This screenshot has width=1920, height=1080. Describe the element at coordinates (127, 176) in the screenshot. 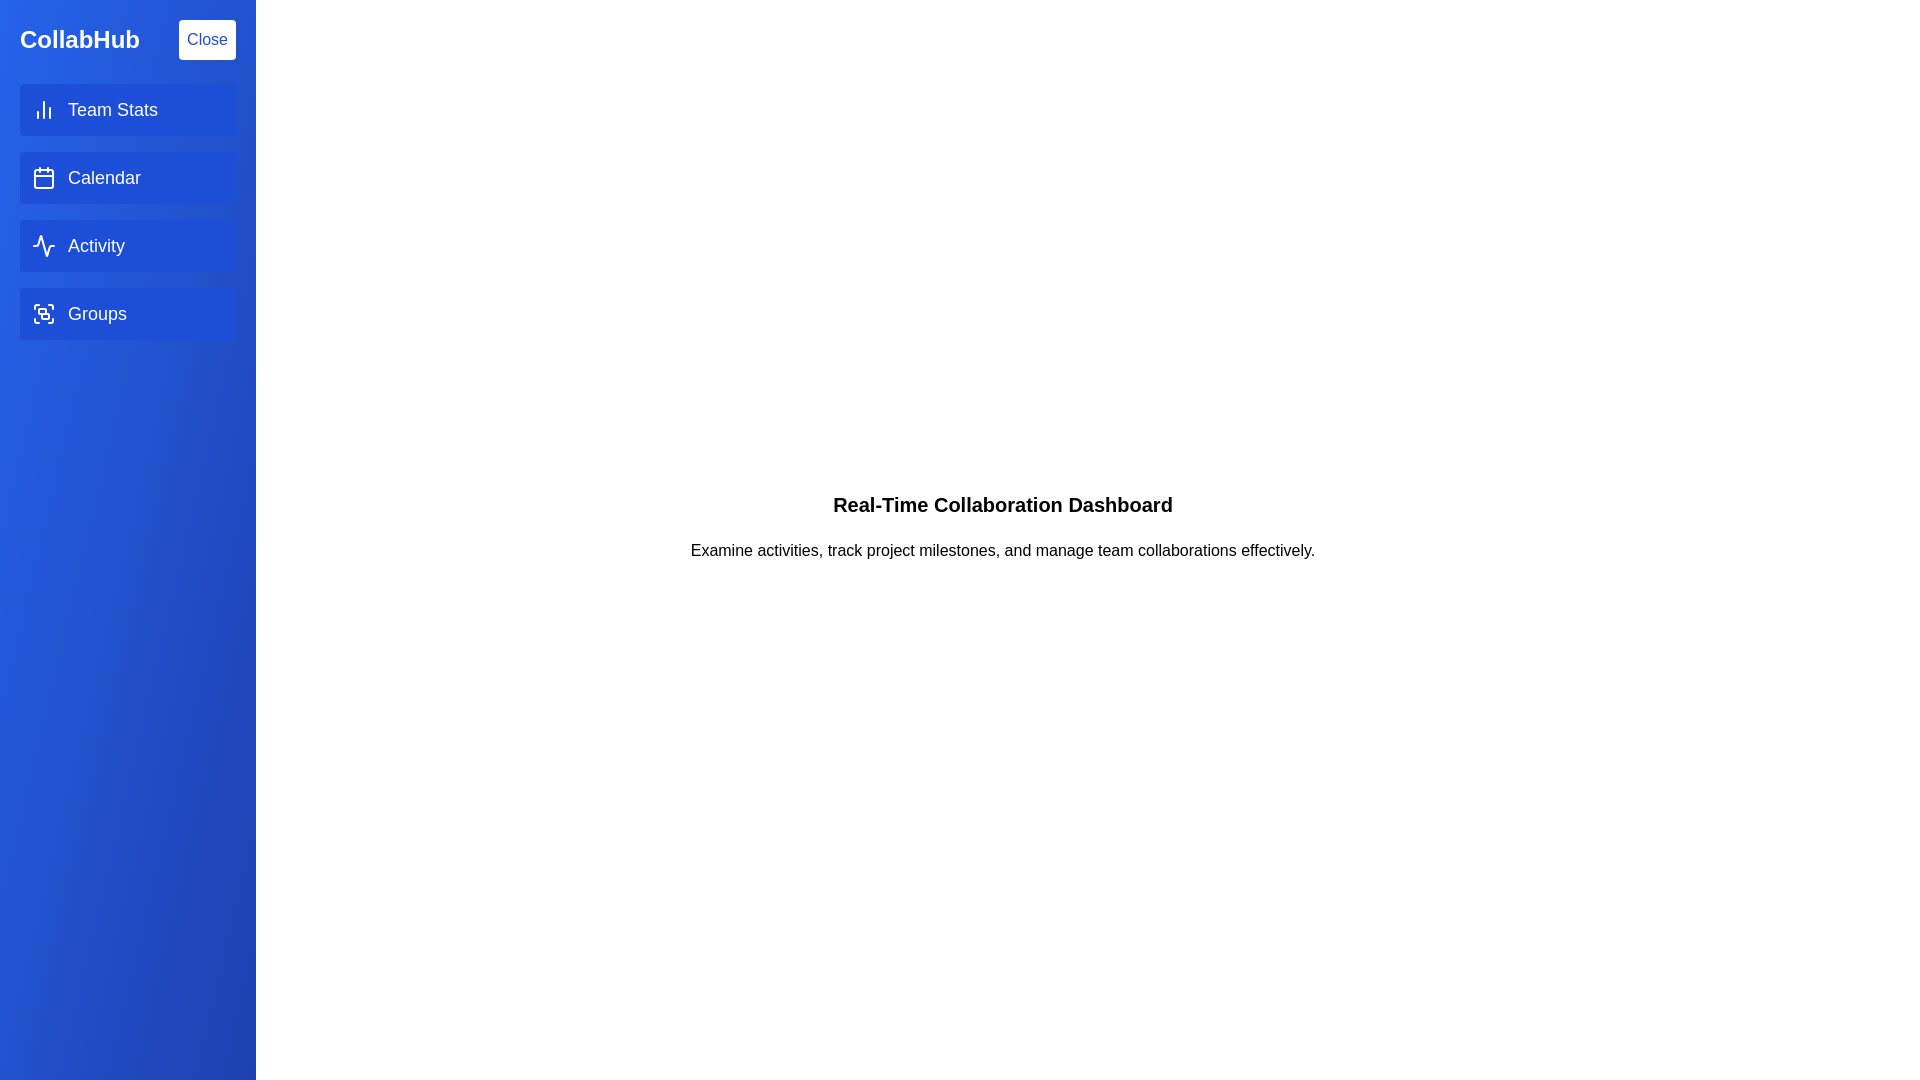

I see `the menu item Calendar to observe visual feedback` at that location.